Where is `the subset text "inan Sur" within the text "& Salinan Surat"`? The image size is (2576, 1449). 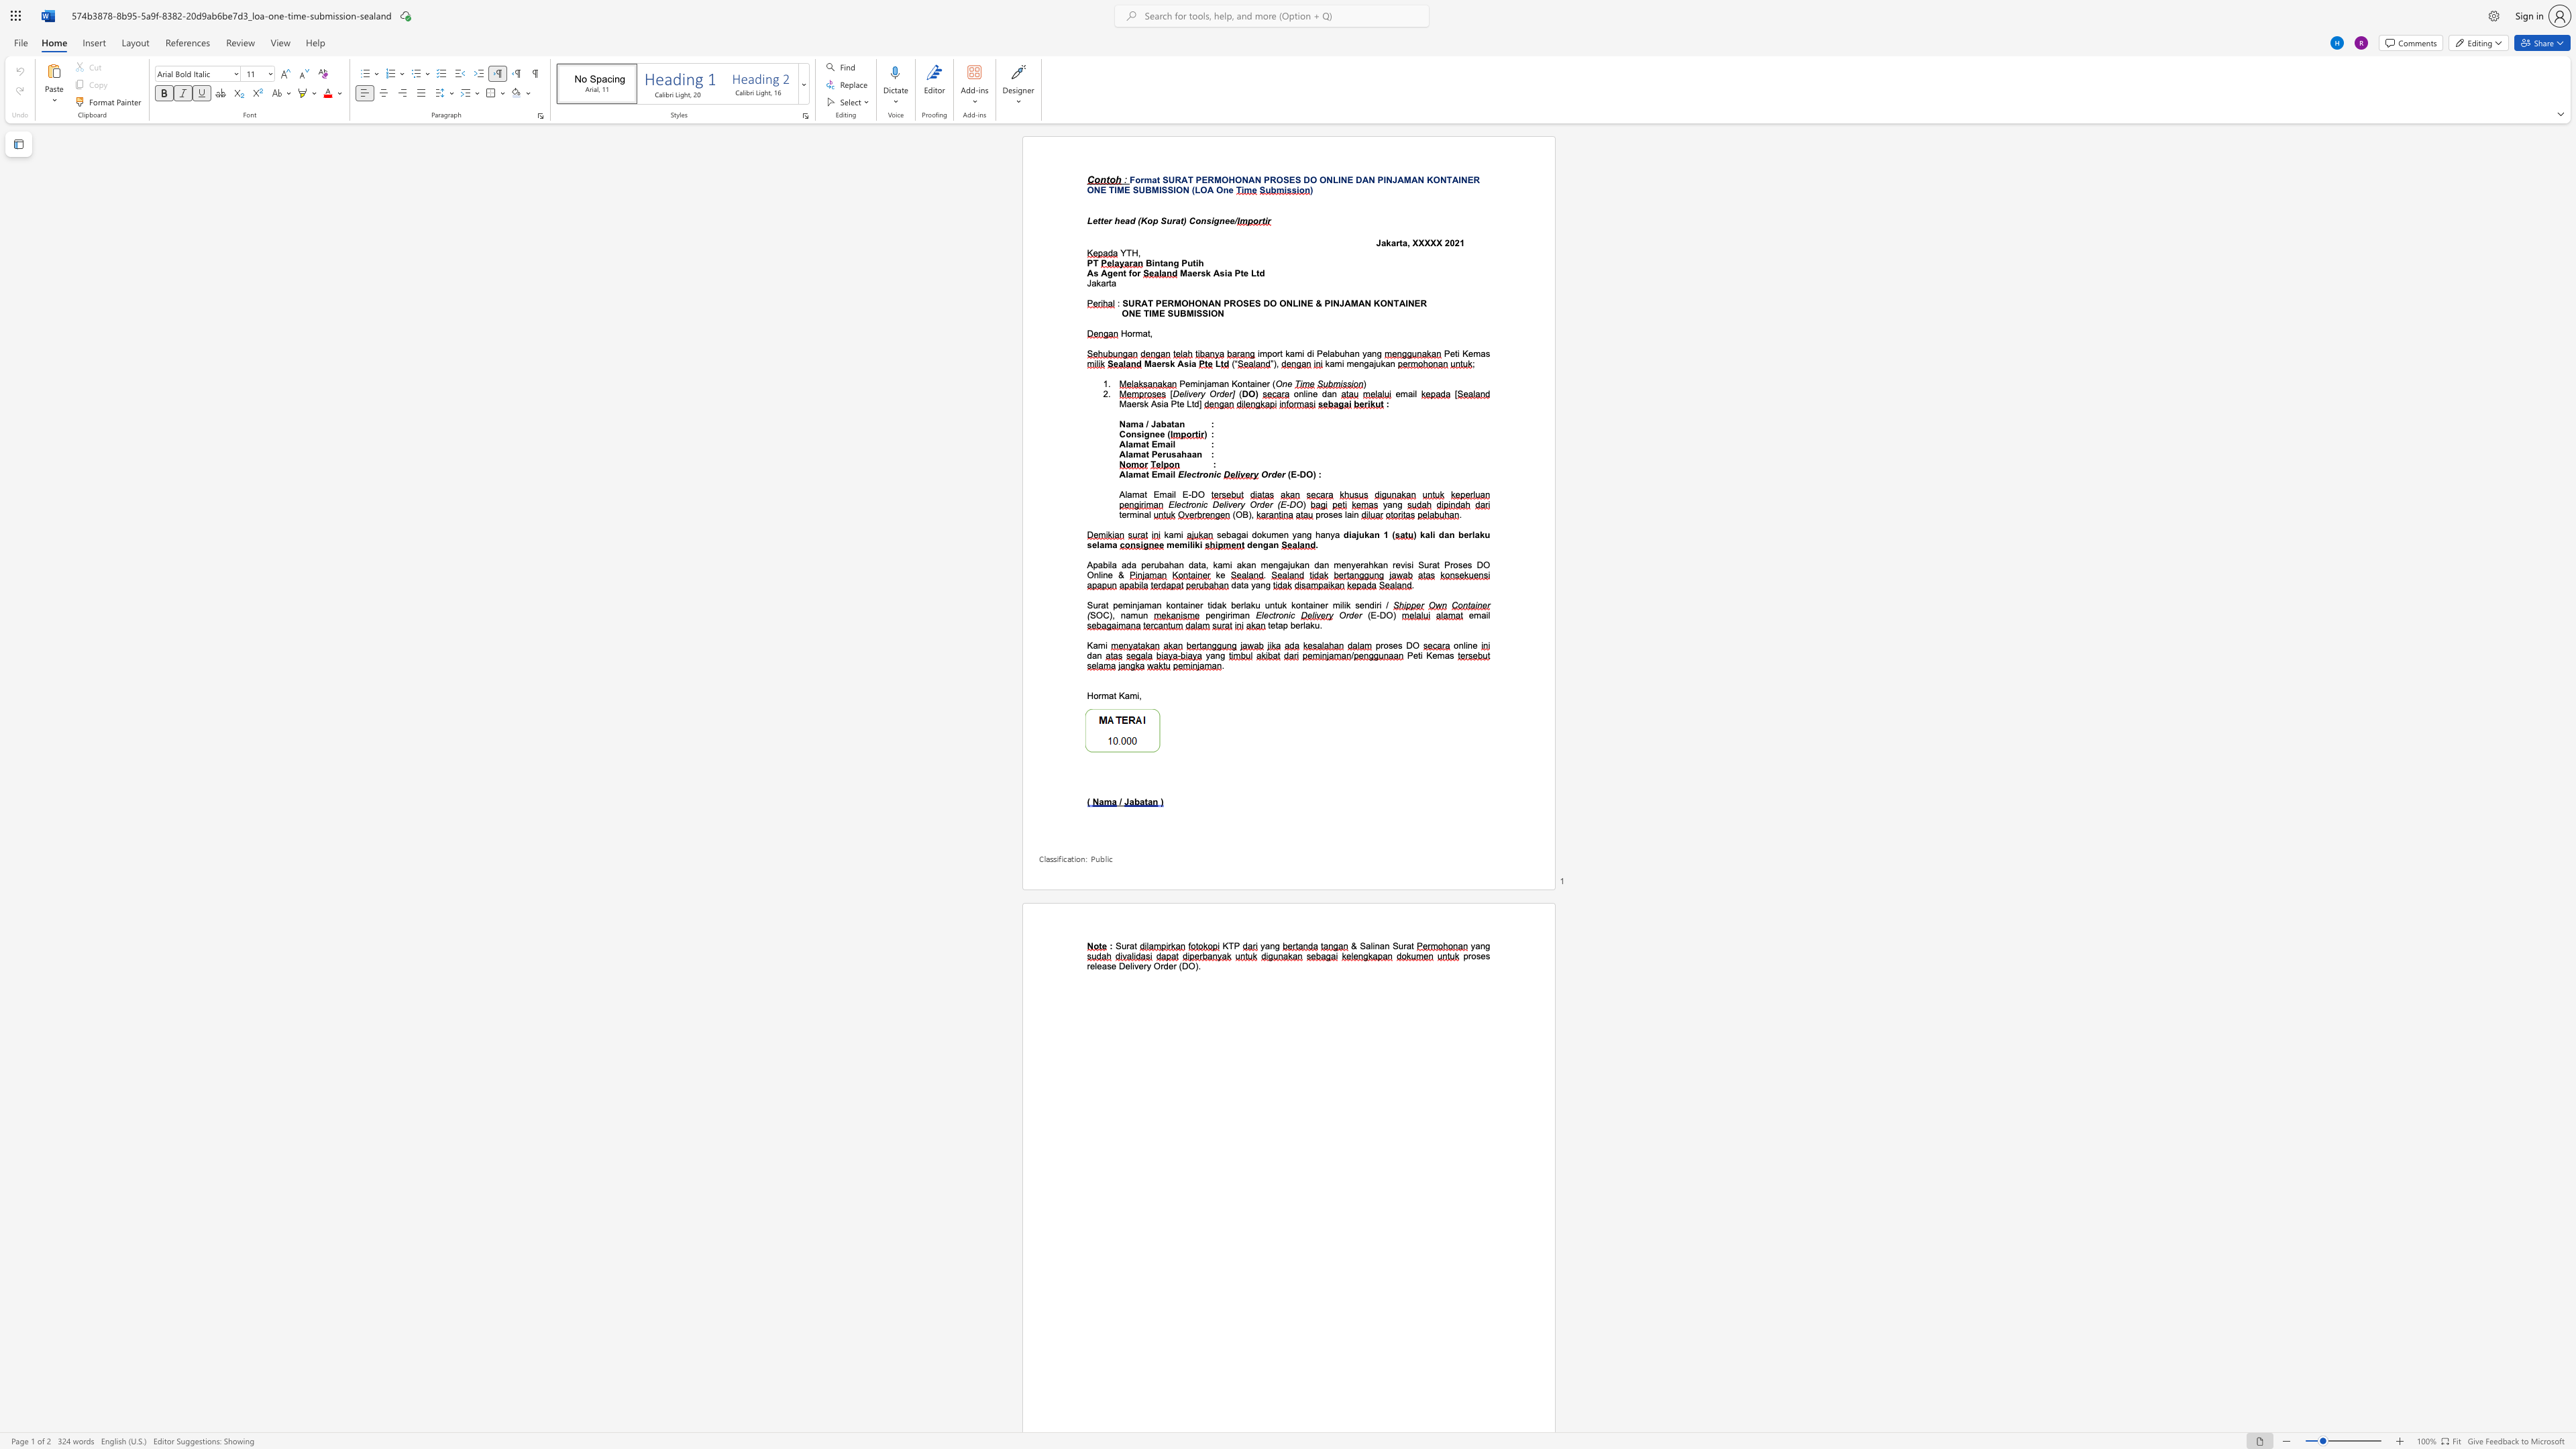
the subset text "inan Sur" within the text "& Salinan Surat" is located at coordinates (1372, 945).